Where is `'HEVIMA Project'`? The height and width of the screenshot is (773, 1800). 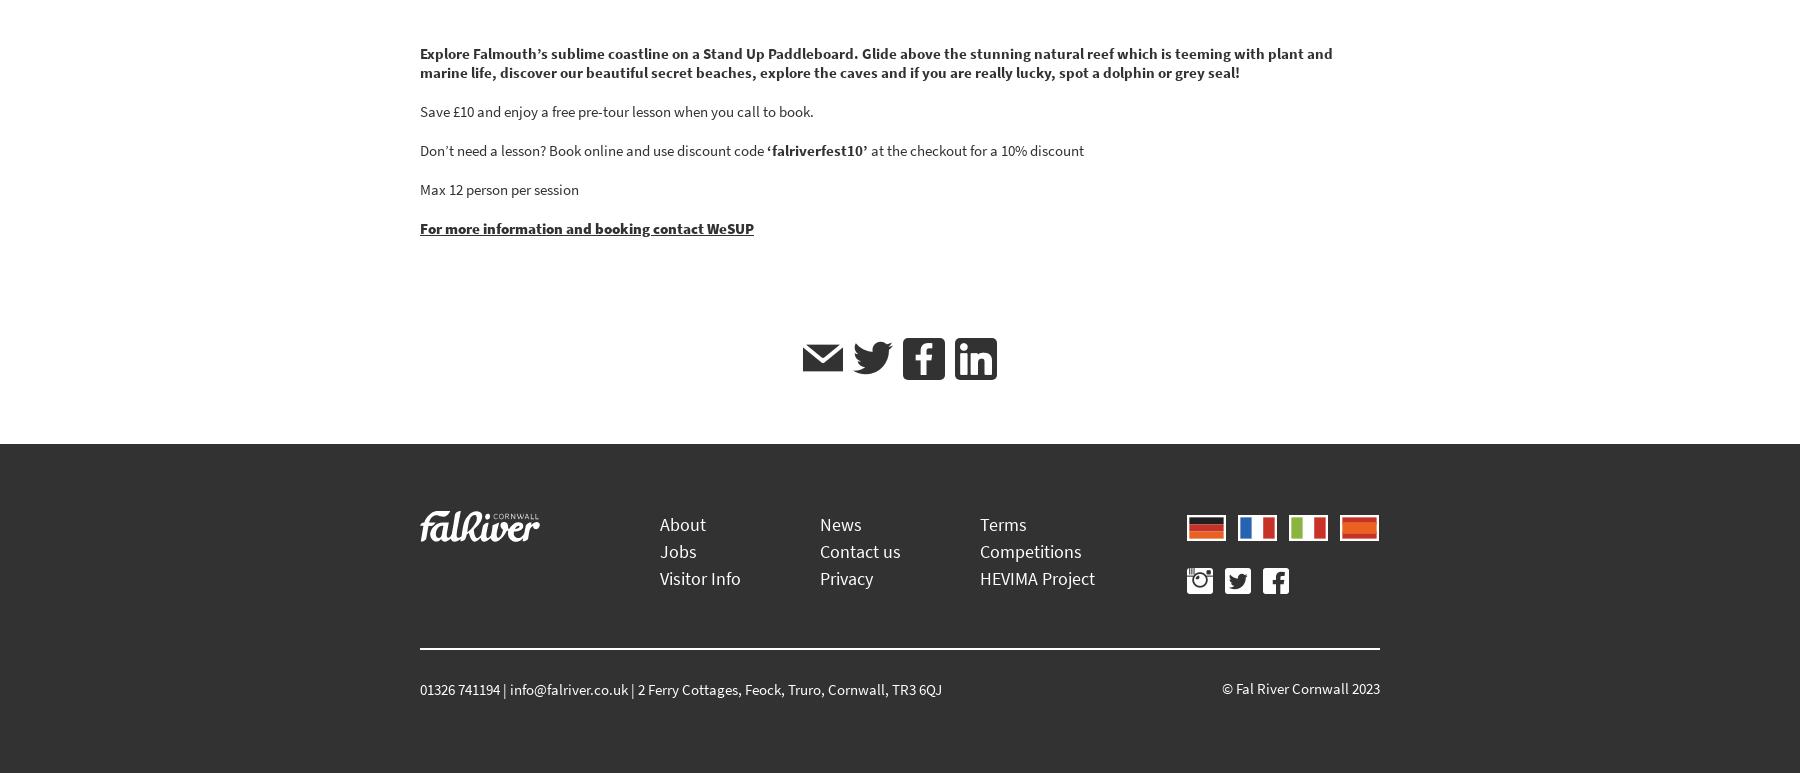 'HEVIMA Project' is located at coordinates (1037, 577).